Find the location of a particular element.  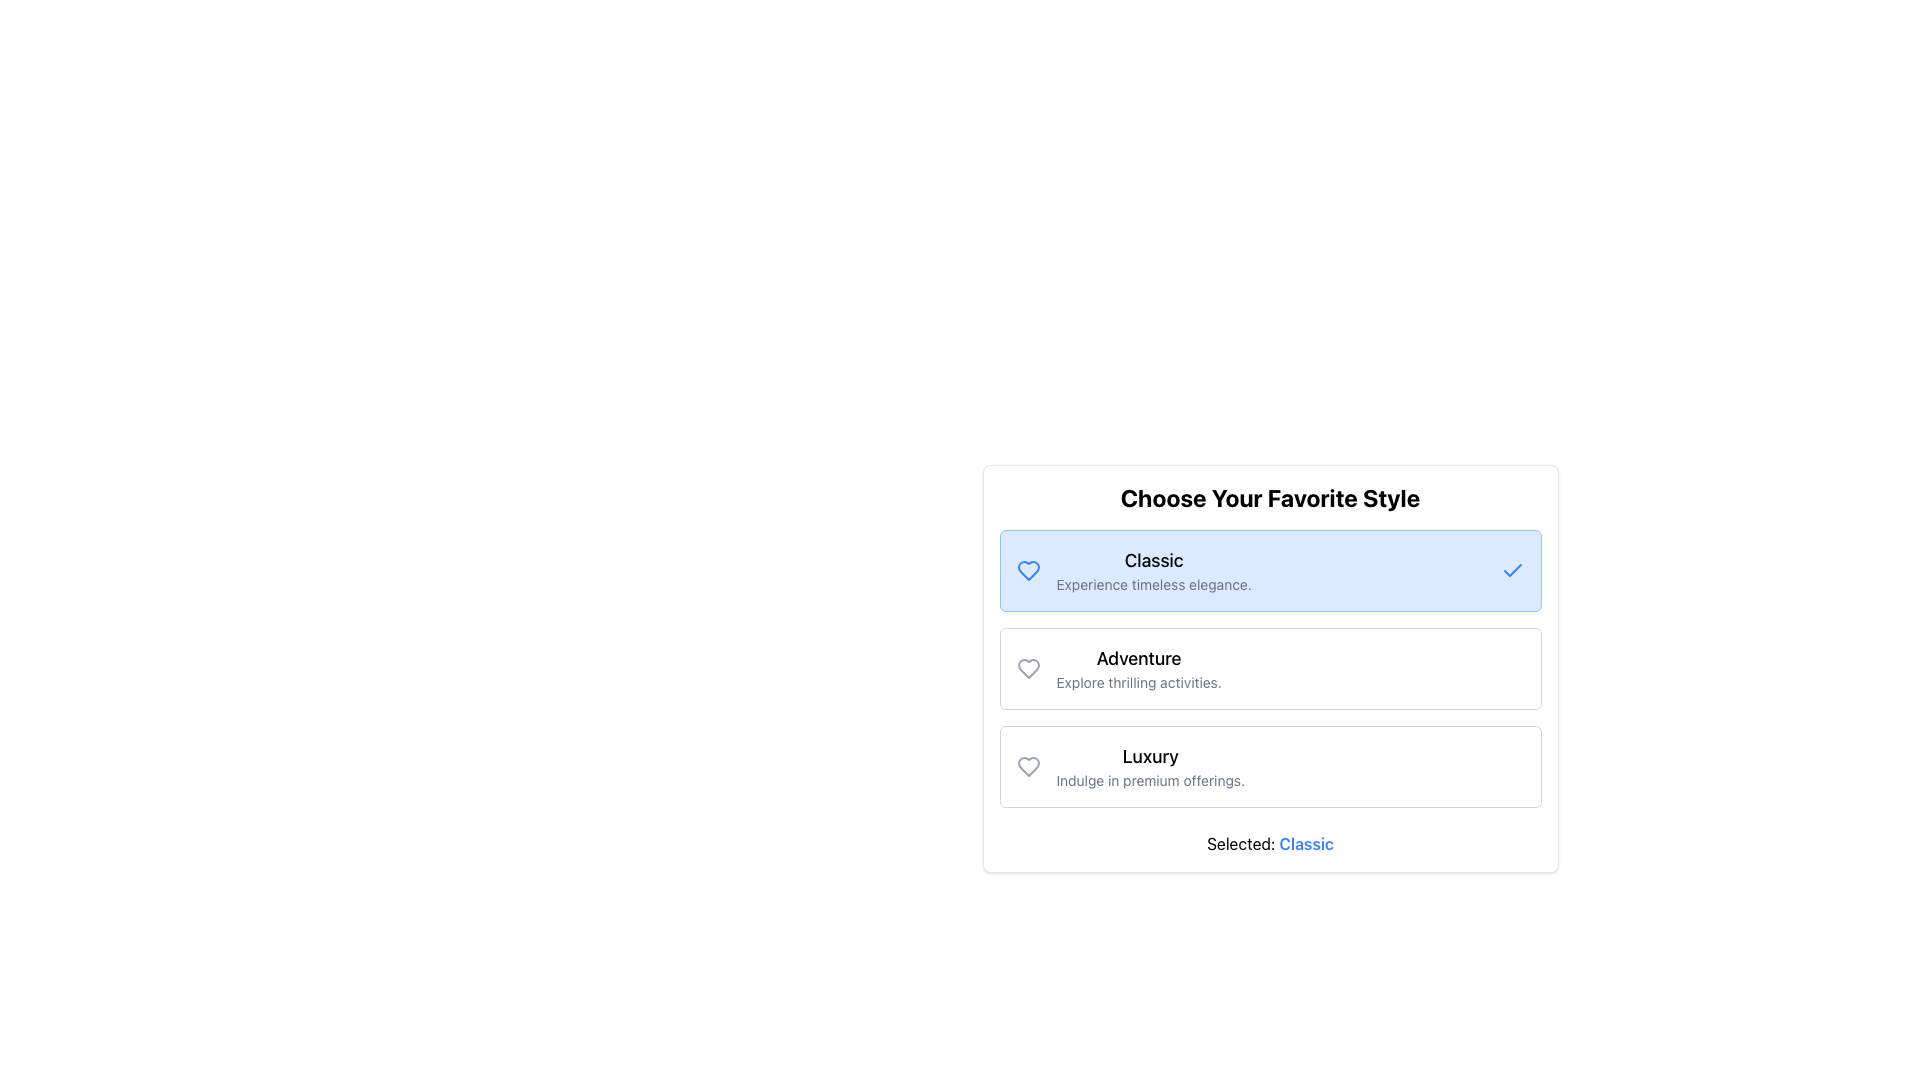

the 'Adventure' selectable card option is located at coordinates (1269, 668).